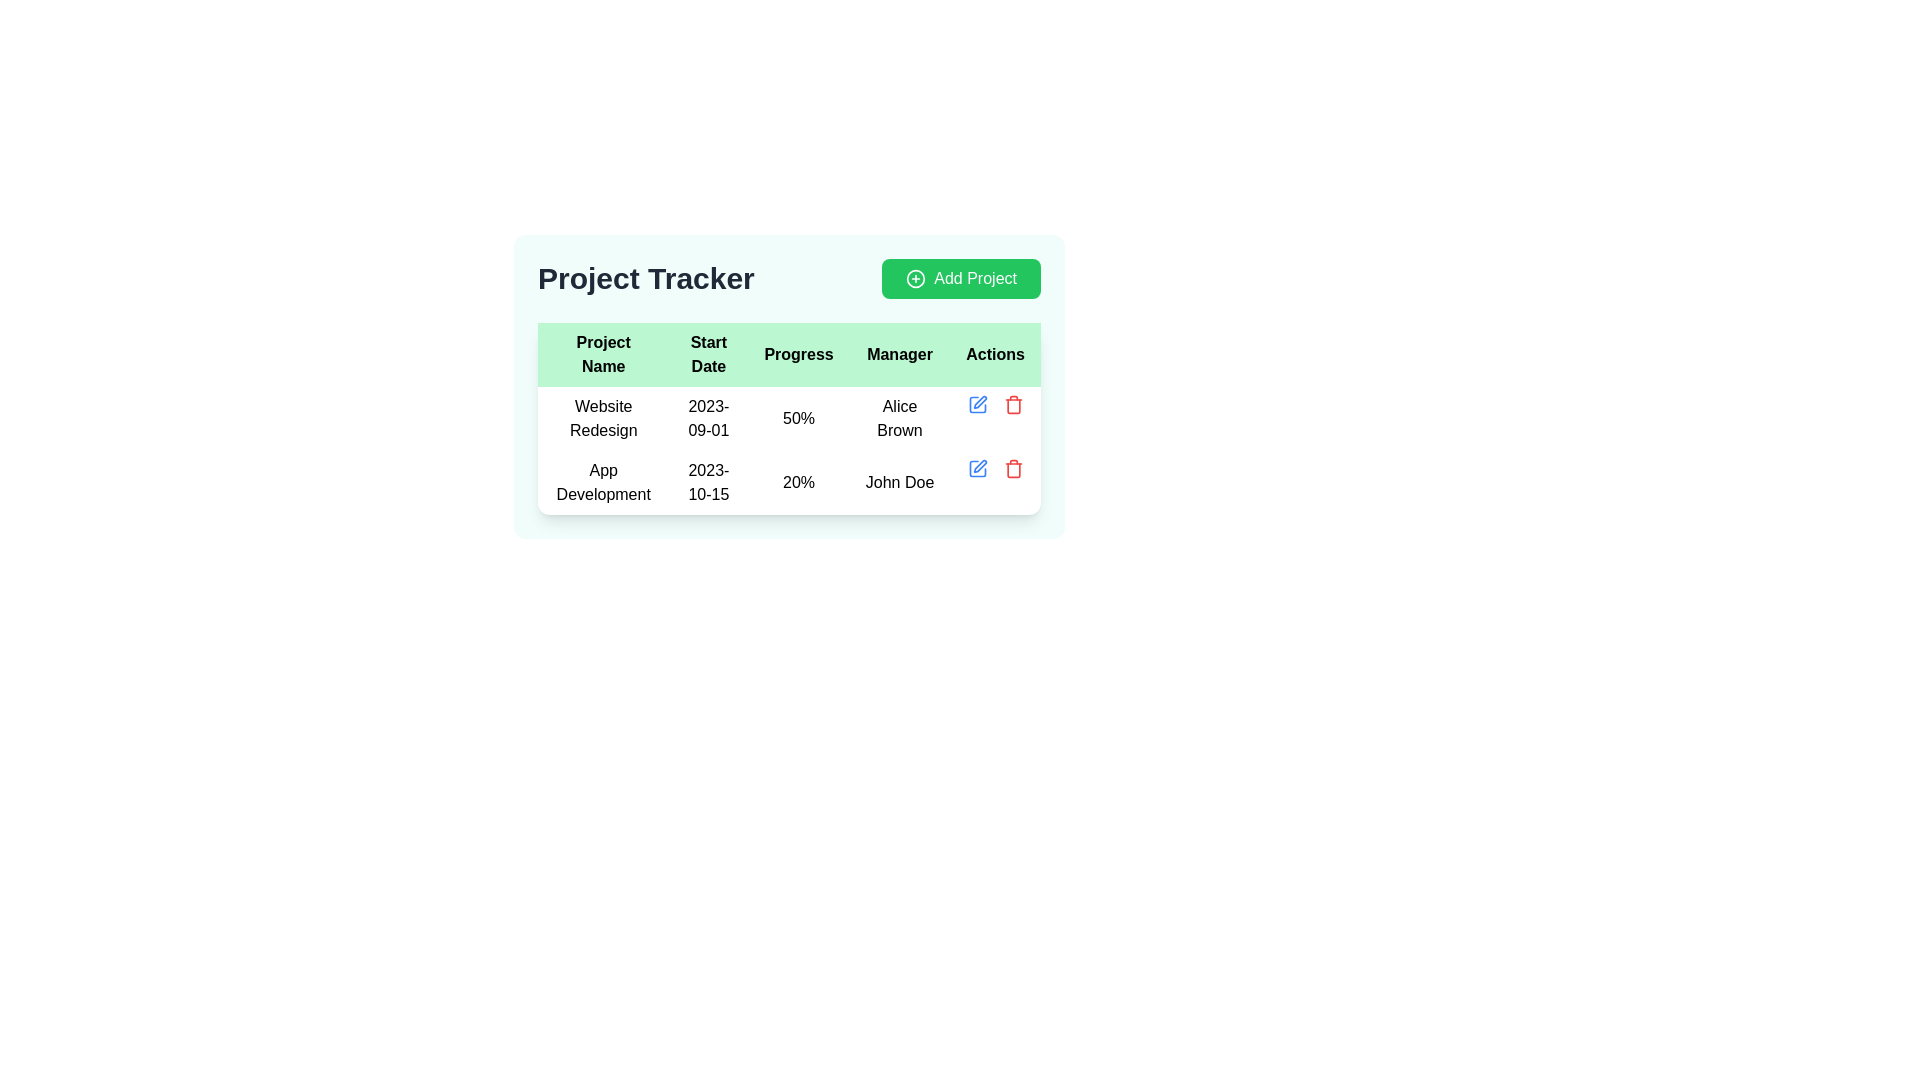 The width and height of the screenshot is (1920, 1080). What do you see at coordinates (899, 353) in the screenshot?
I see `the centered text label reading 'Manager' in bold font against a light green background, which is the fourth item in the table header, located between 'Progress' and 'Actions'` at bounding box center [899, 353].